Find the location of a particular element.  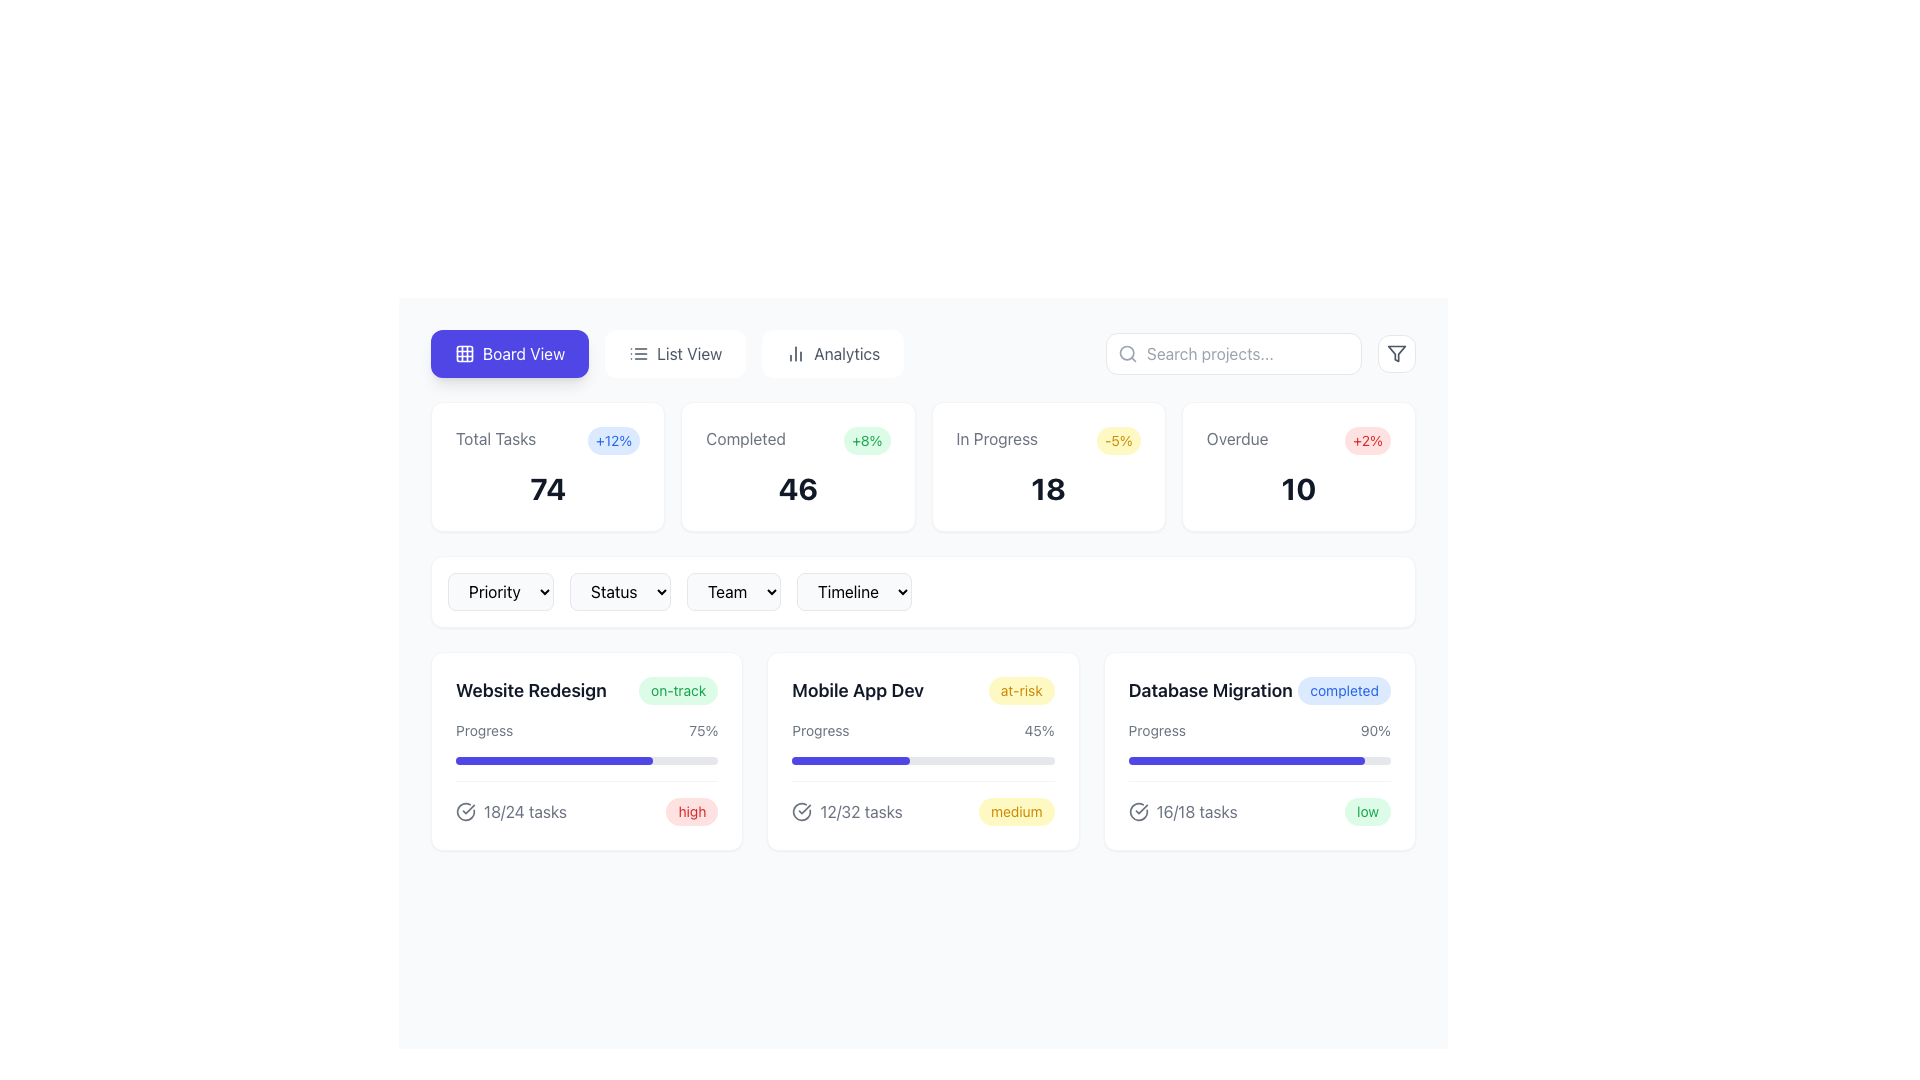

the text label that identifies the task section named 'Website Redesign', located in the task cards section to the left of the status 'on-track' is located at coordinates (531, 689).